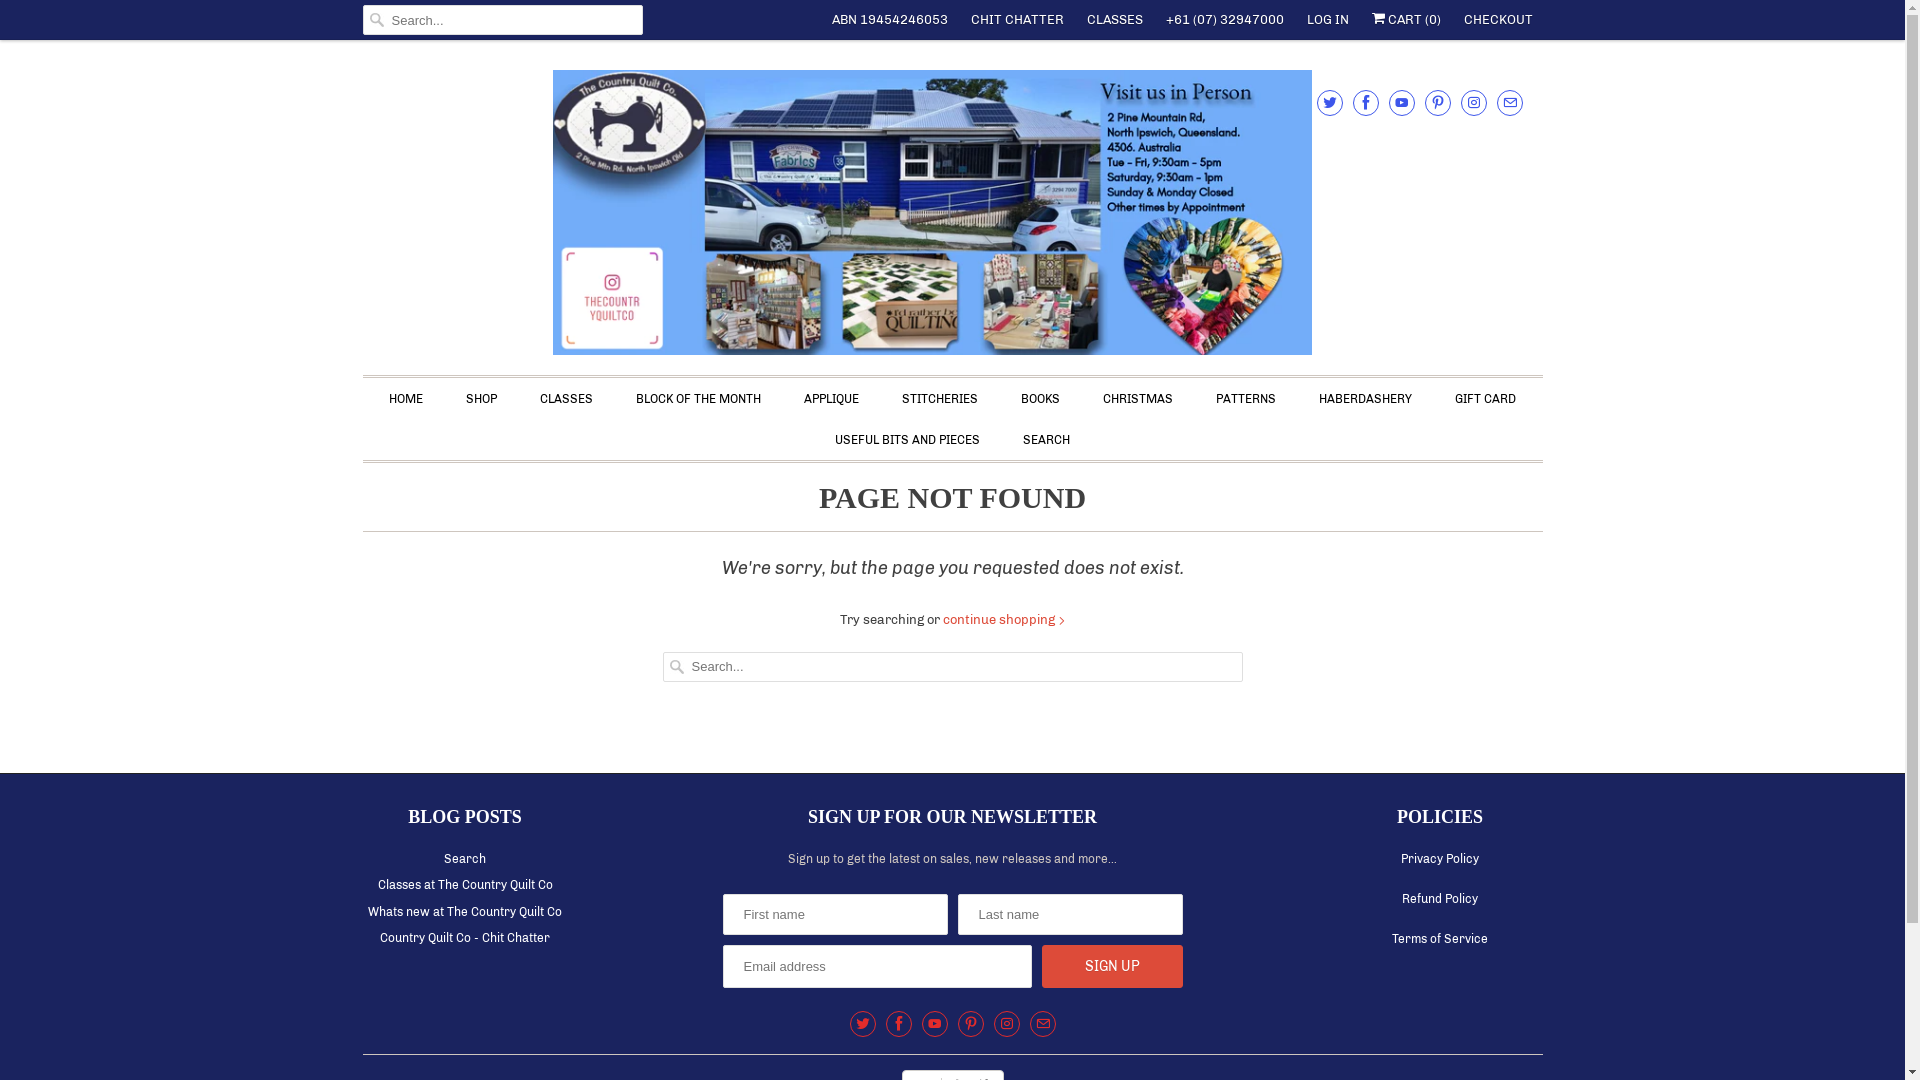 The width and height of the screenshot is (1920, 1080). What do you see at coordinates (388, 399) in the screenshot?
I see `'HOME'` at bounding box center [388, 399].